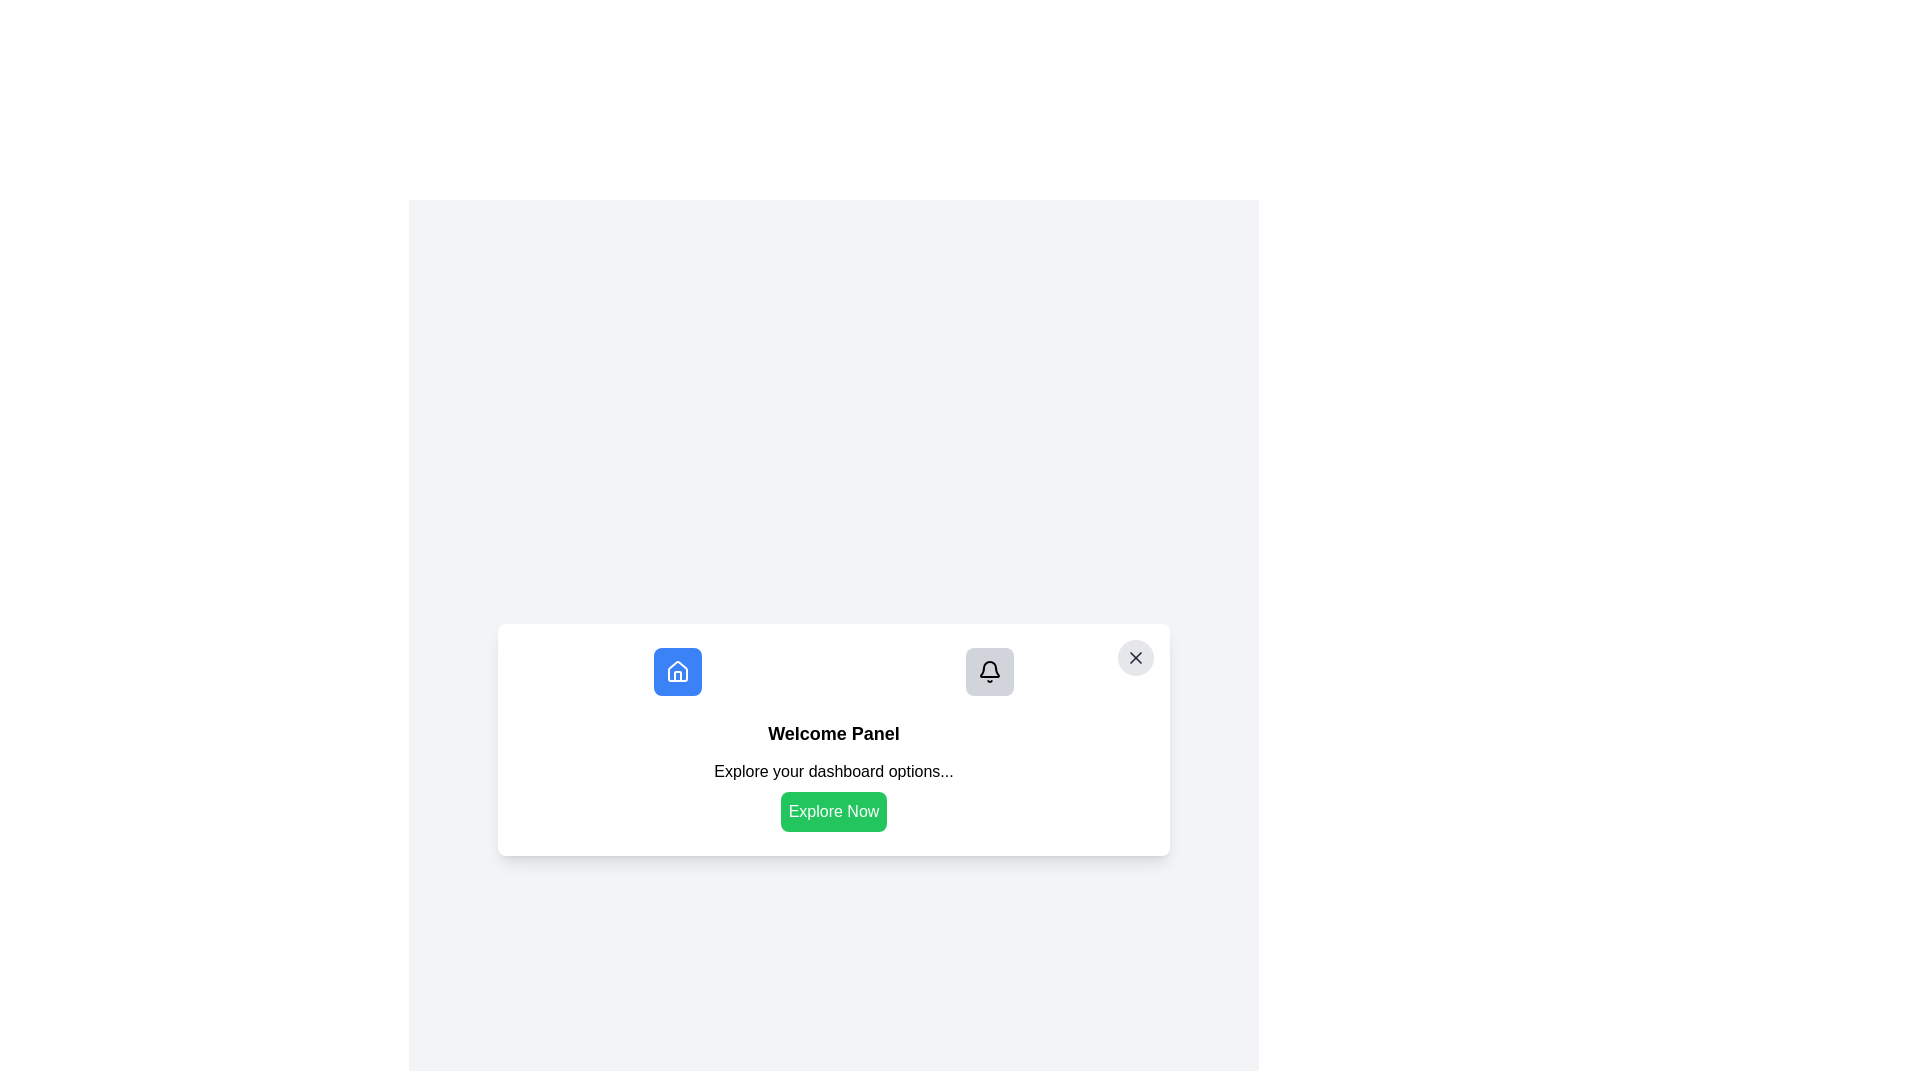 The width and height of the screenshot is (1920, 1080). Describe the element at coordinates (1136, 658) in the screenshot. I see `the 'X' shaped icon located at the top right corner of a white card interface, which is formed by two diagonal lines crossing each other` at that location.